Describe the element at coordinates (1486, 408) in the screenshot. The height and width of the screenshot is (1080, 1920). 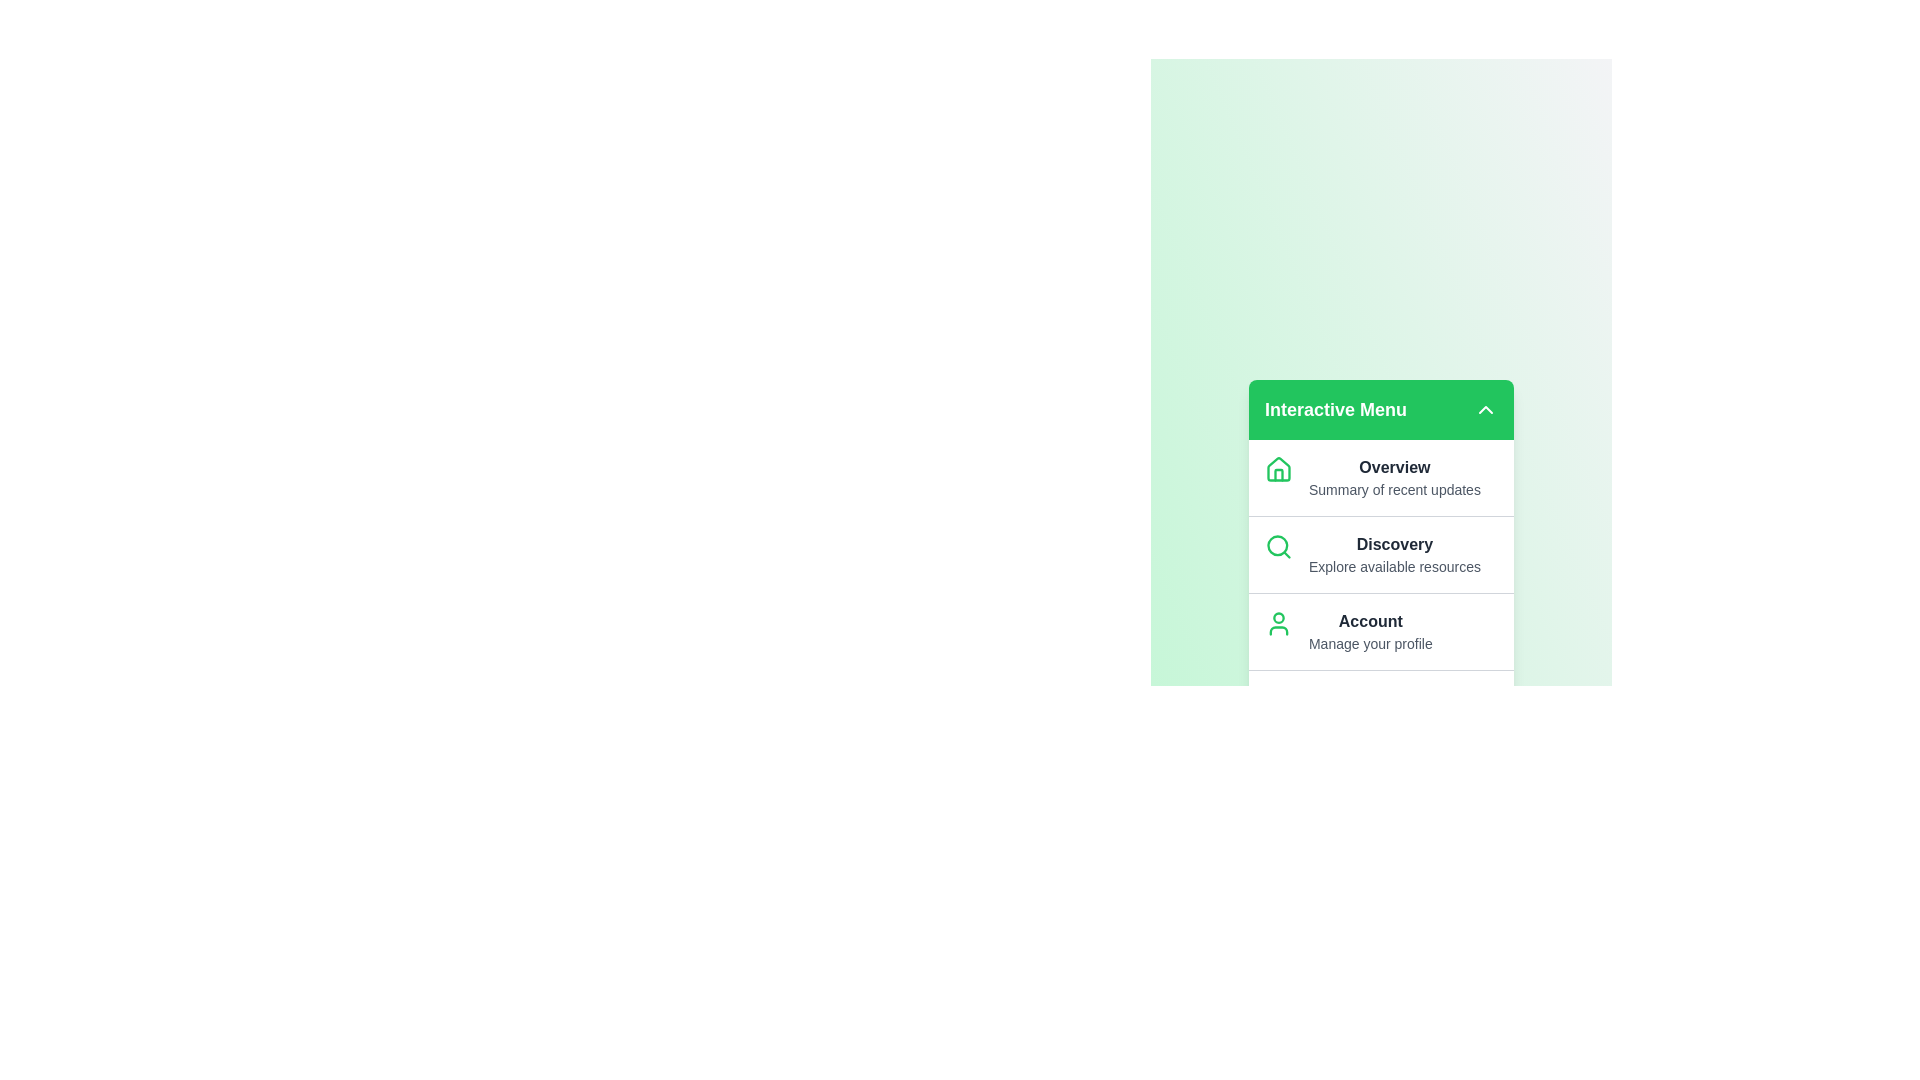
I see `the toggle button to expand or collapse the menu` at that location.